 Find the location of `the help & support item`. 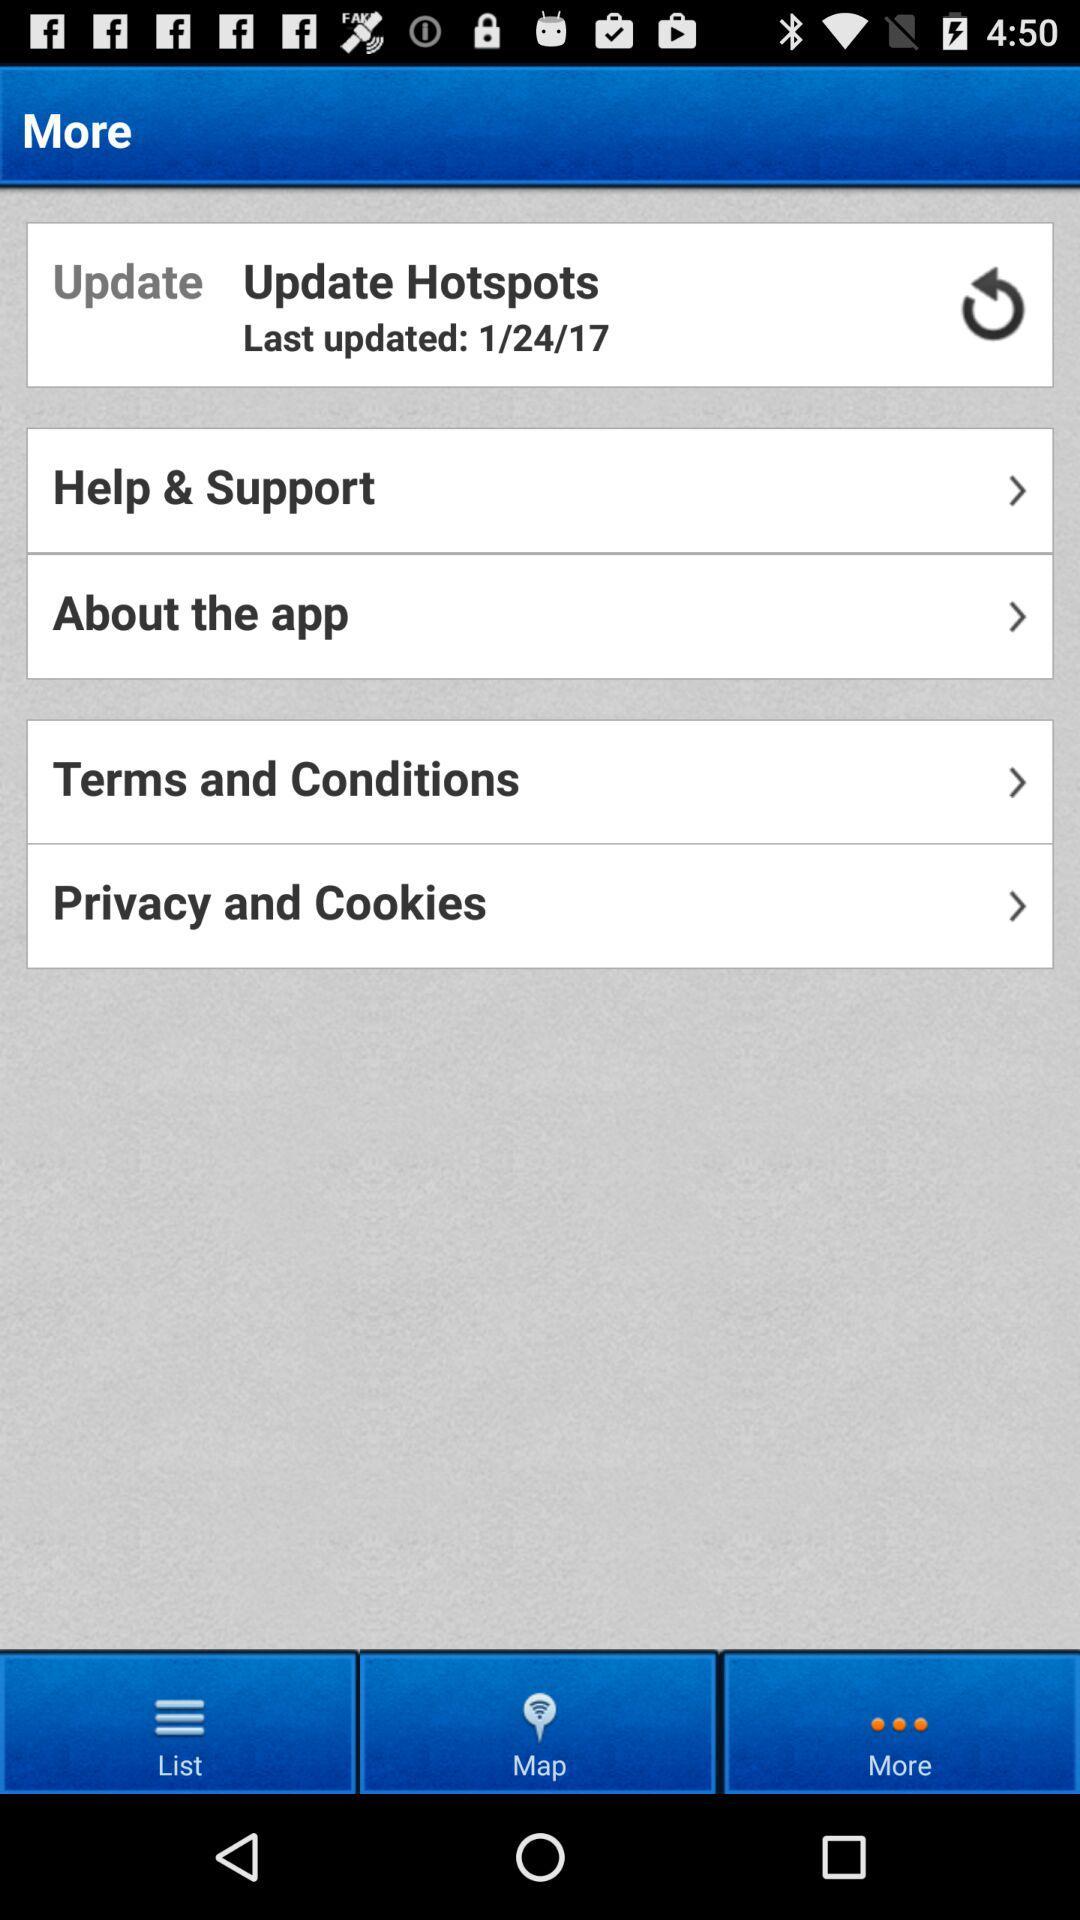

the help & support item is located at coordinates (540, 490).